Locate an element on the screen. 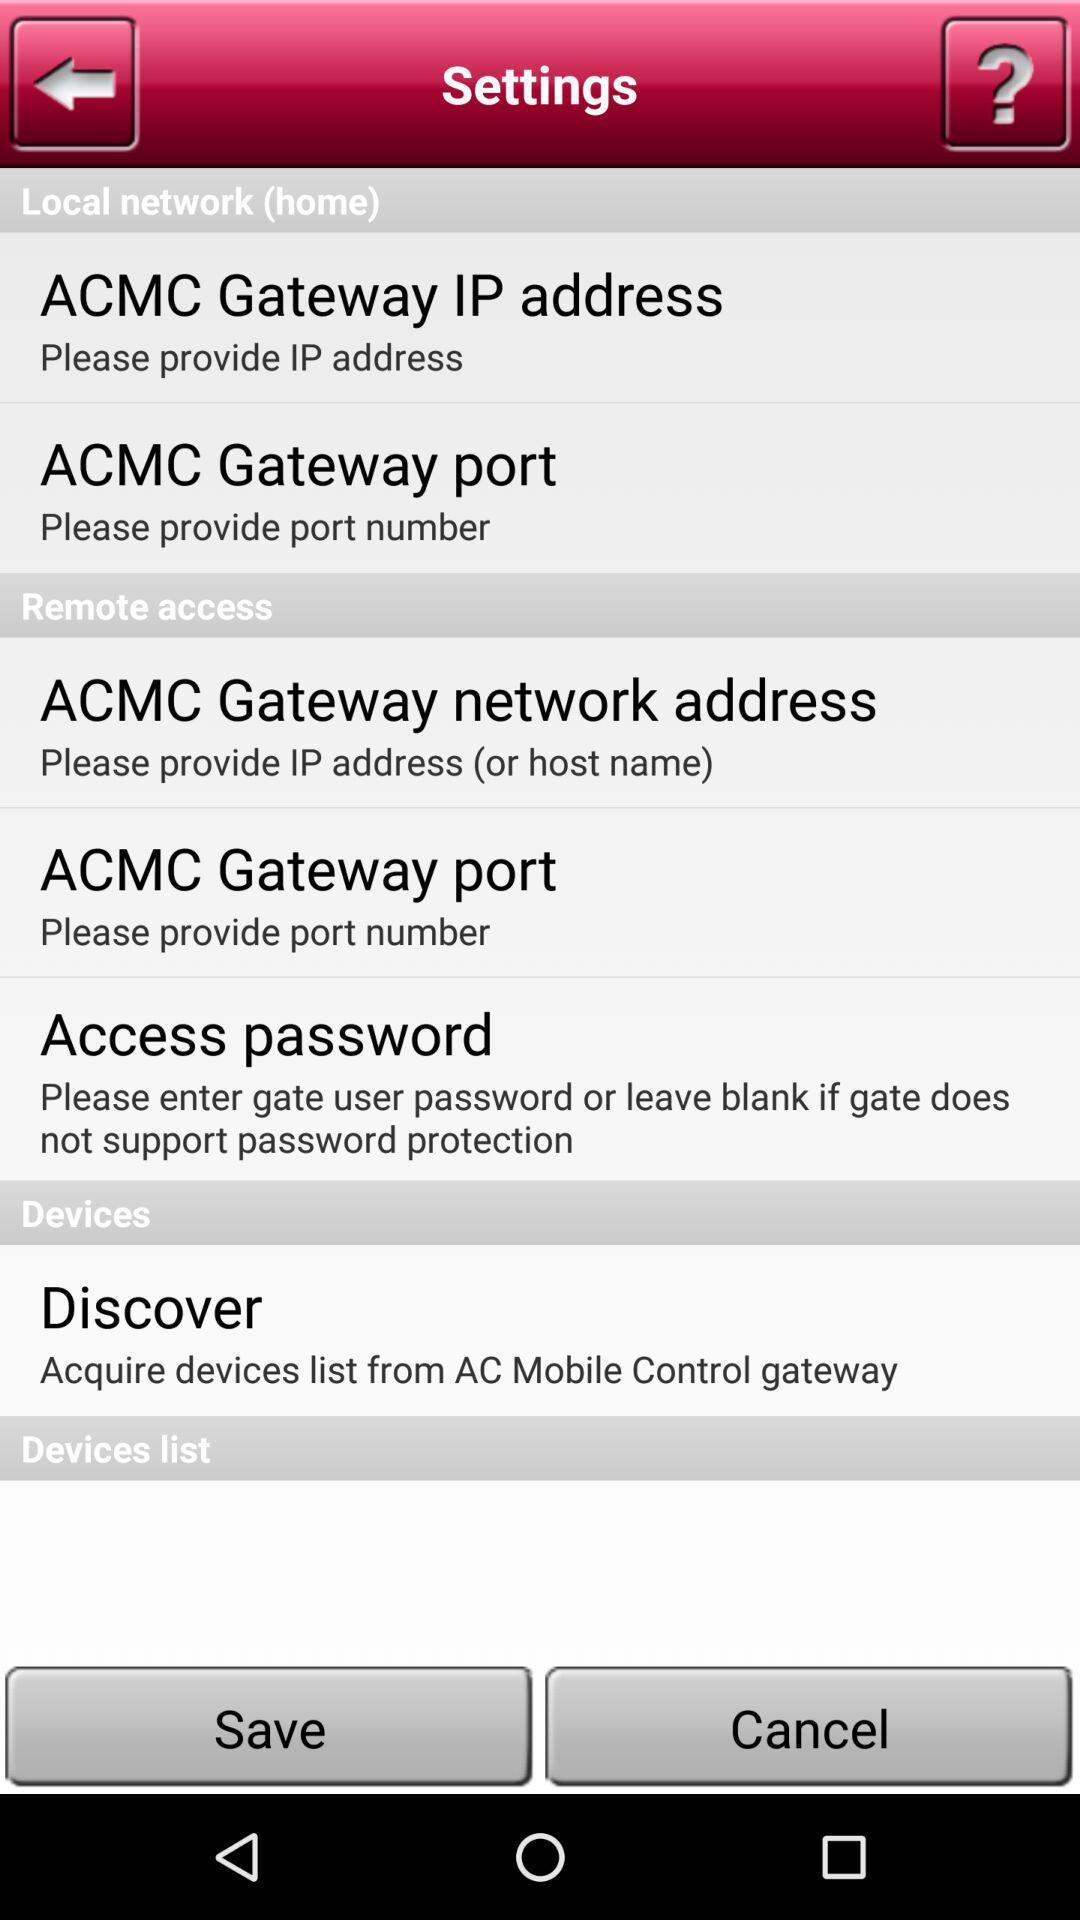  the save is located at coordinates (270, 1726).